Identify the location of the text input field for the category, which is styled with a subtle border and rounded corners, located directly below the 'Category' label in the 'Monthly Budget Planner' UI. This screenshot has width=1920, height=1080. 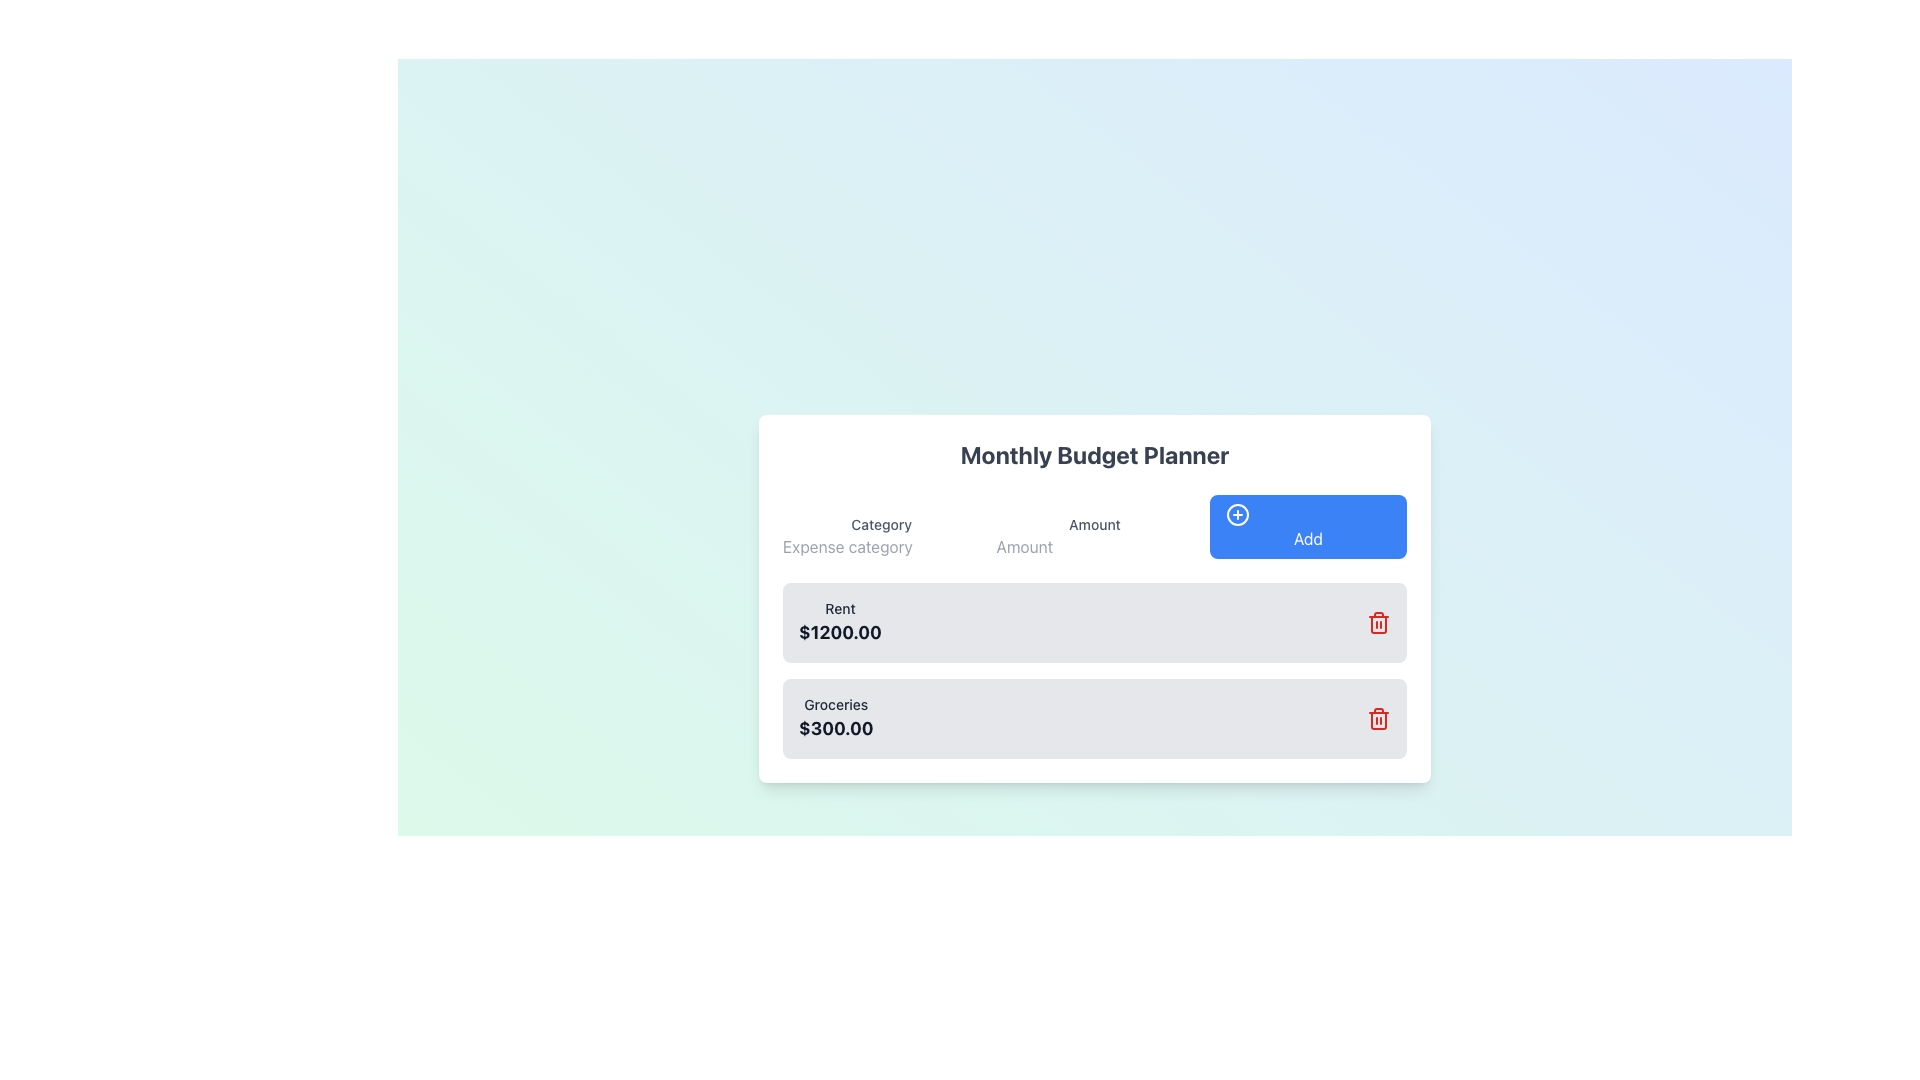
(880, 547).